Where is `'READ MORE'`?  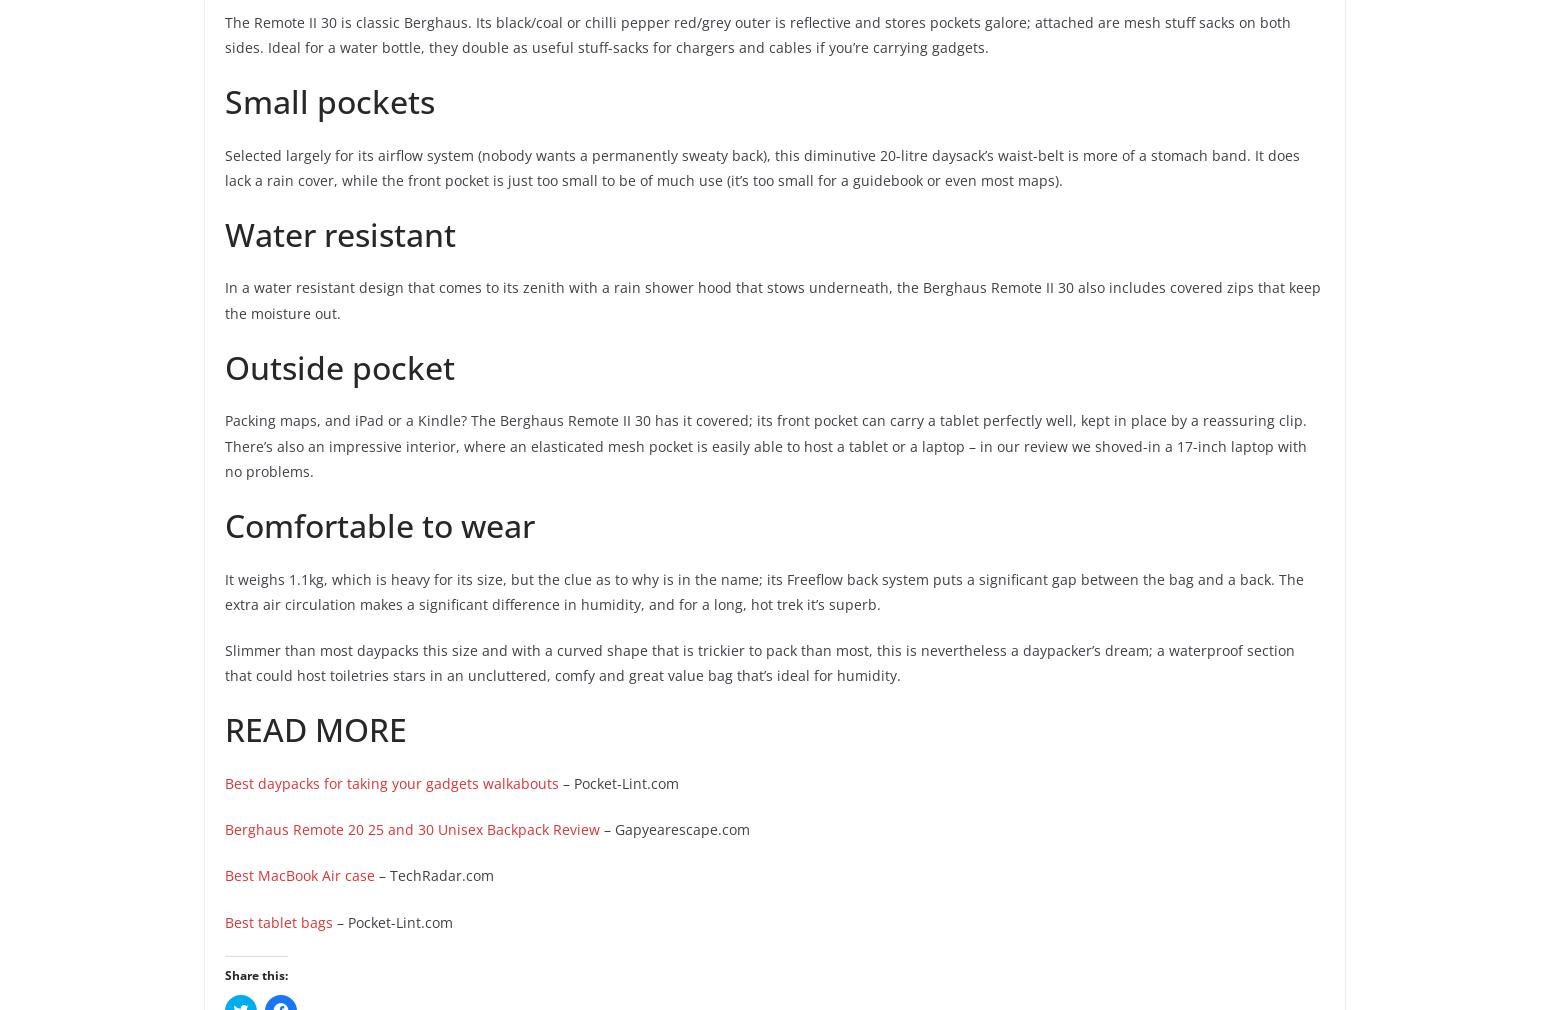
'READ MORE' is located at coordinates (224, 728).